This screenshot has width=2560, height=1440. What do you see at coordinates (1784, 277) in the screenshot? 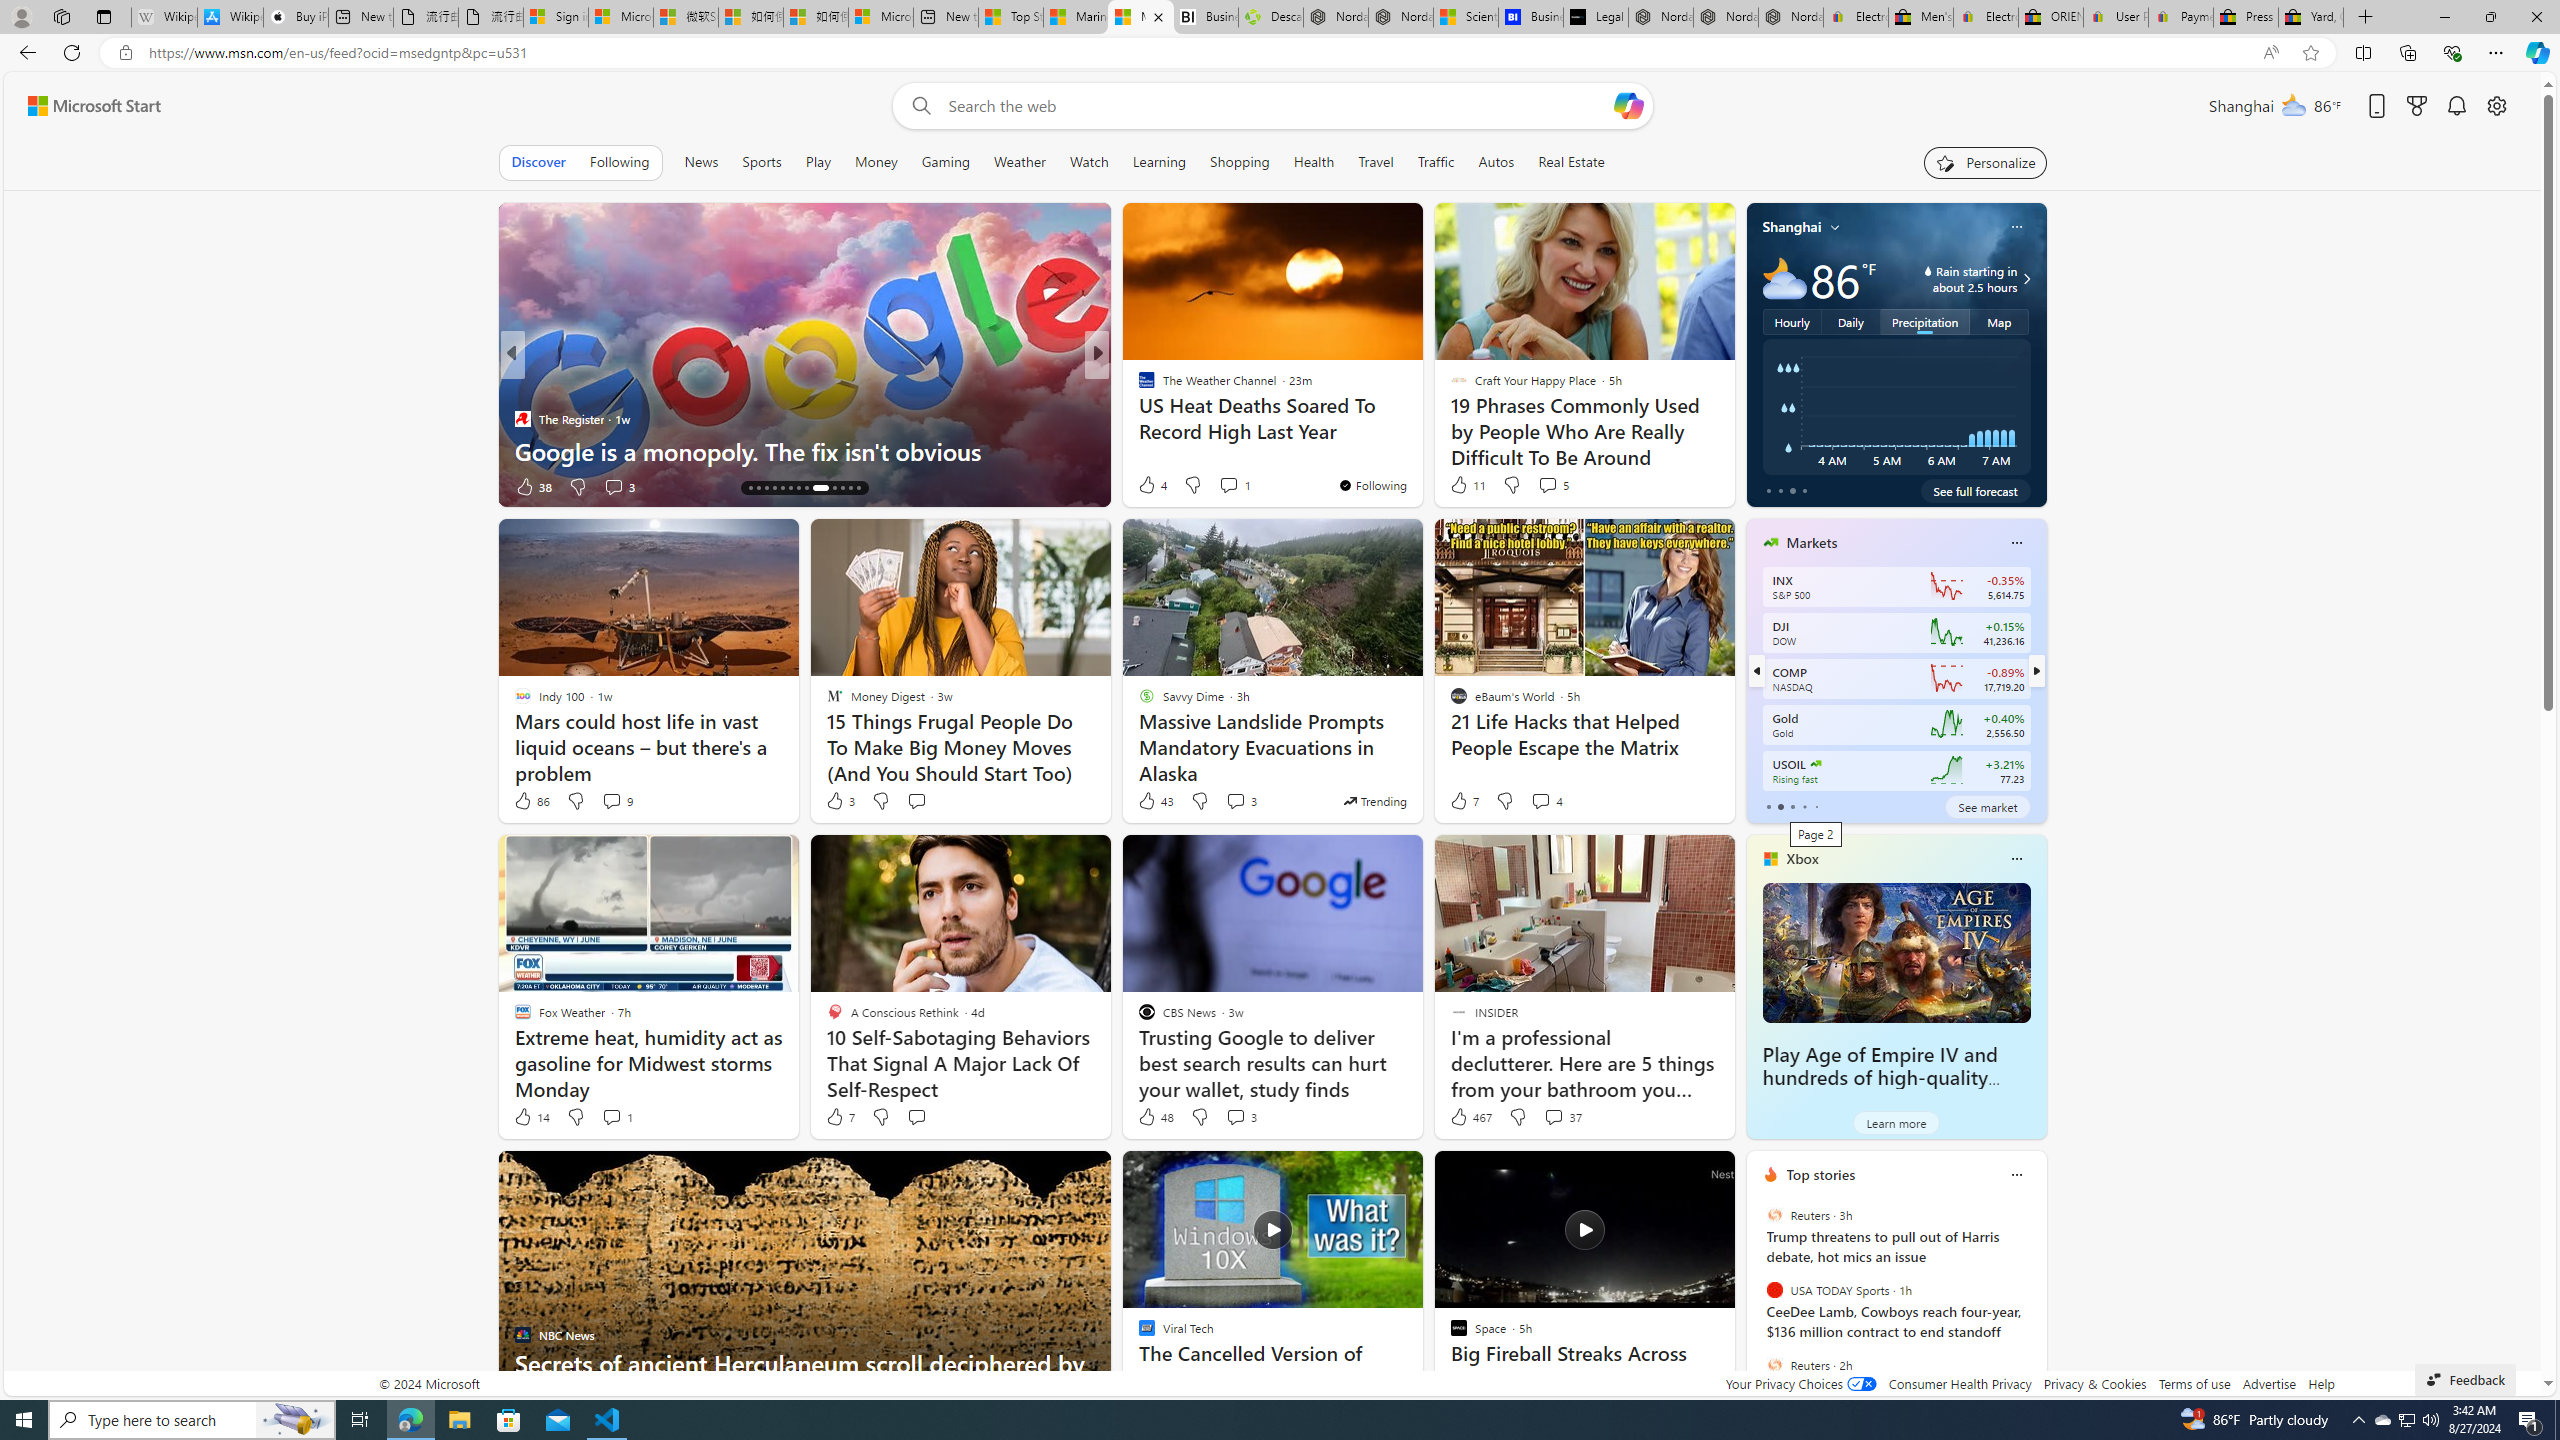
I see `'Mostly cloudy'` at bounding box center [1784, 277].